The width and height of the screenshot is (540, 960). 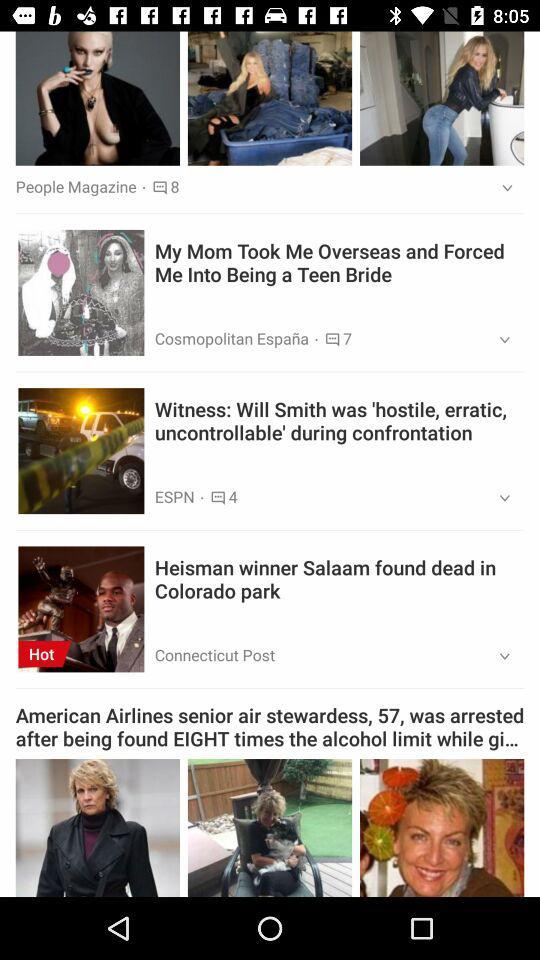 I want to click on the icon to the right of connecticut post item, so click(x=497, y=656).